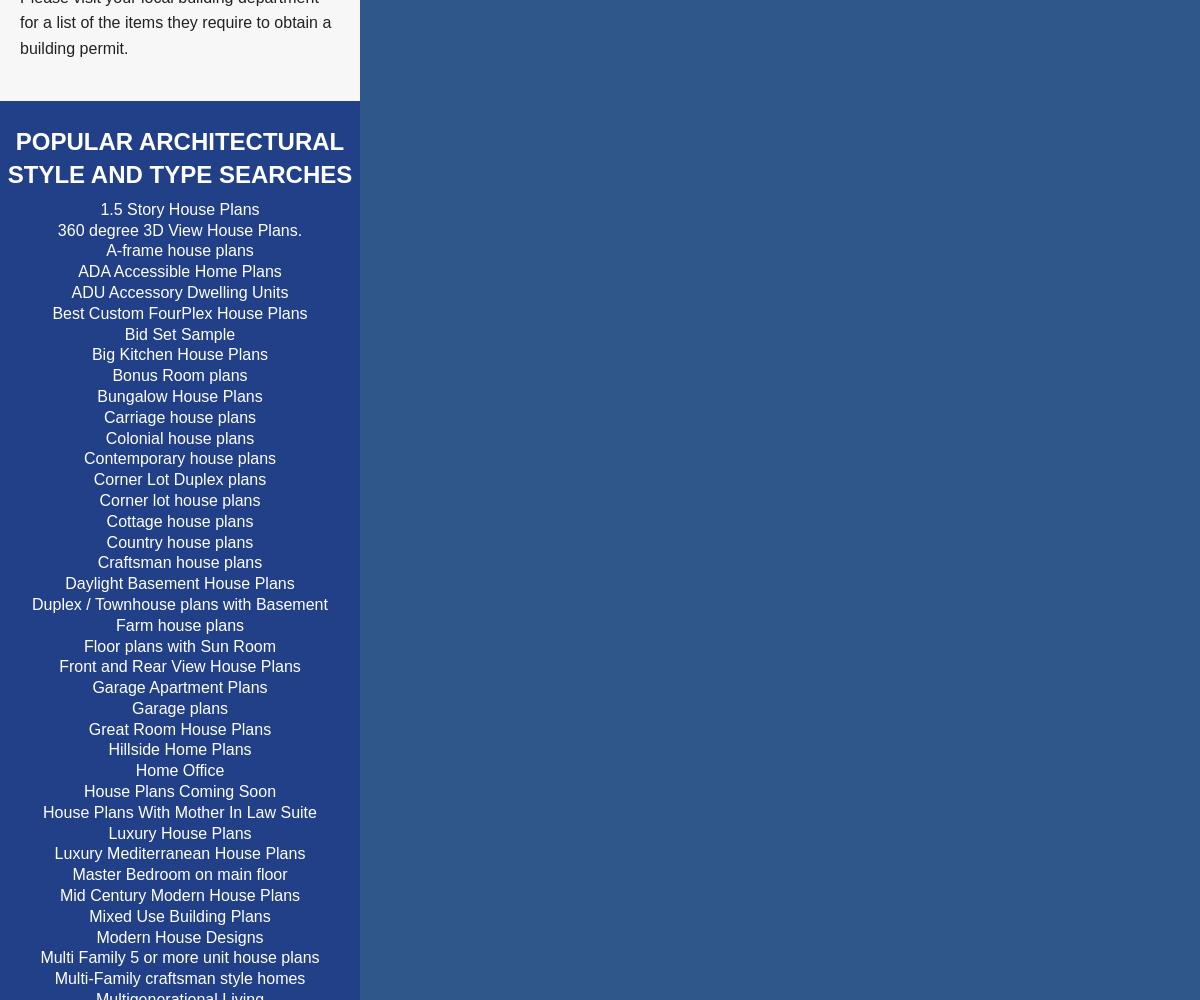  I want to click on 'Mid Century Modern House Plans', so click(178, 895).